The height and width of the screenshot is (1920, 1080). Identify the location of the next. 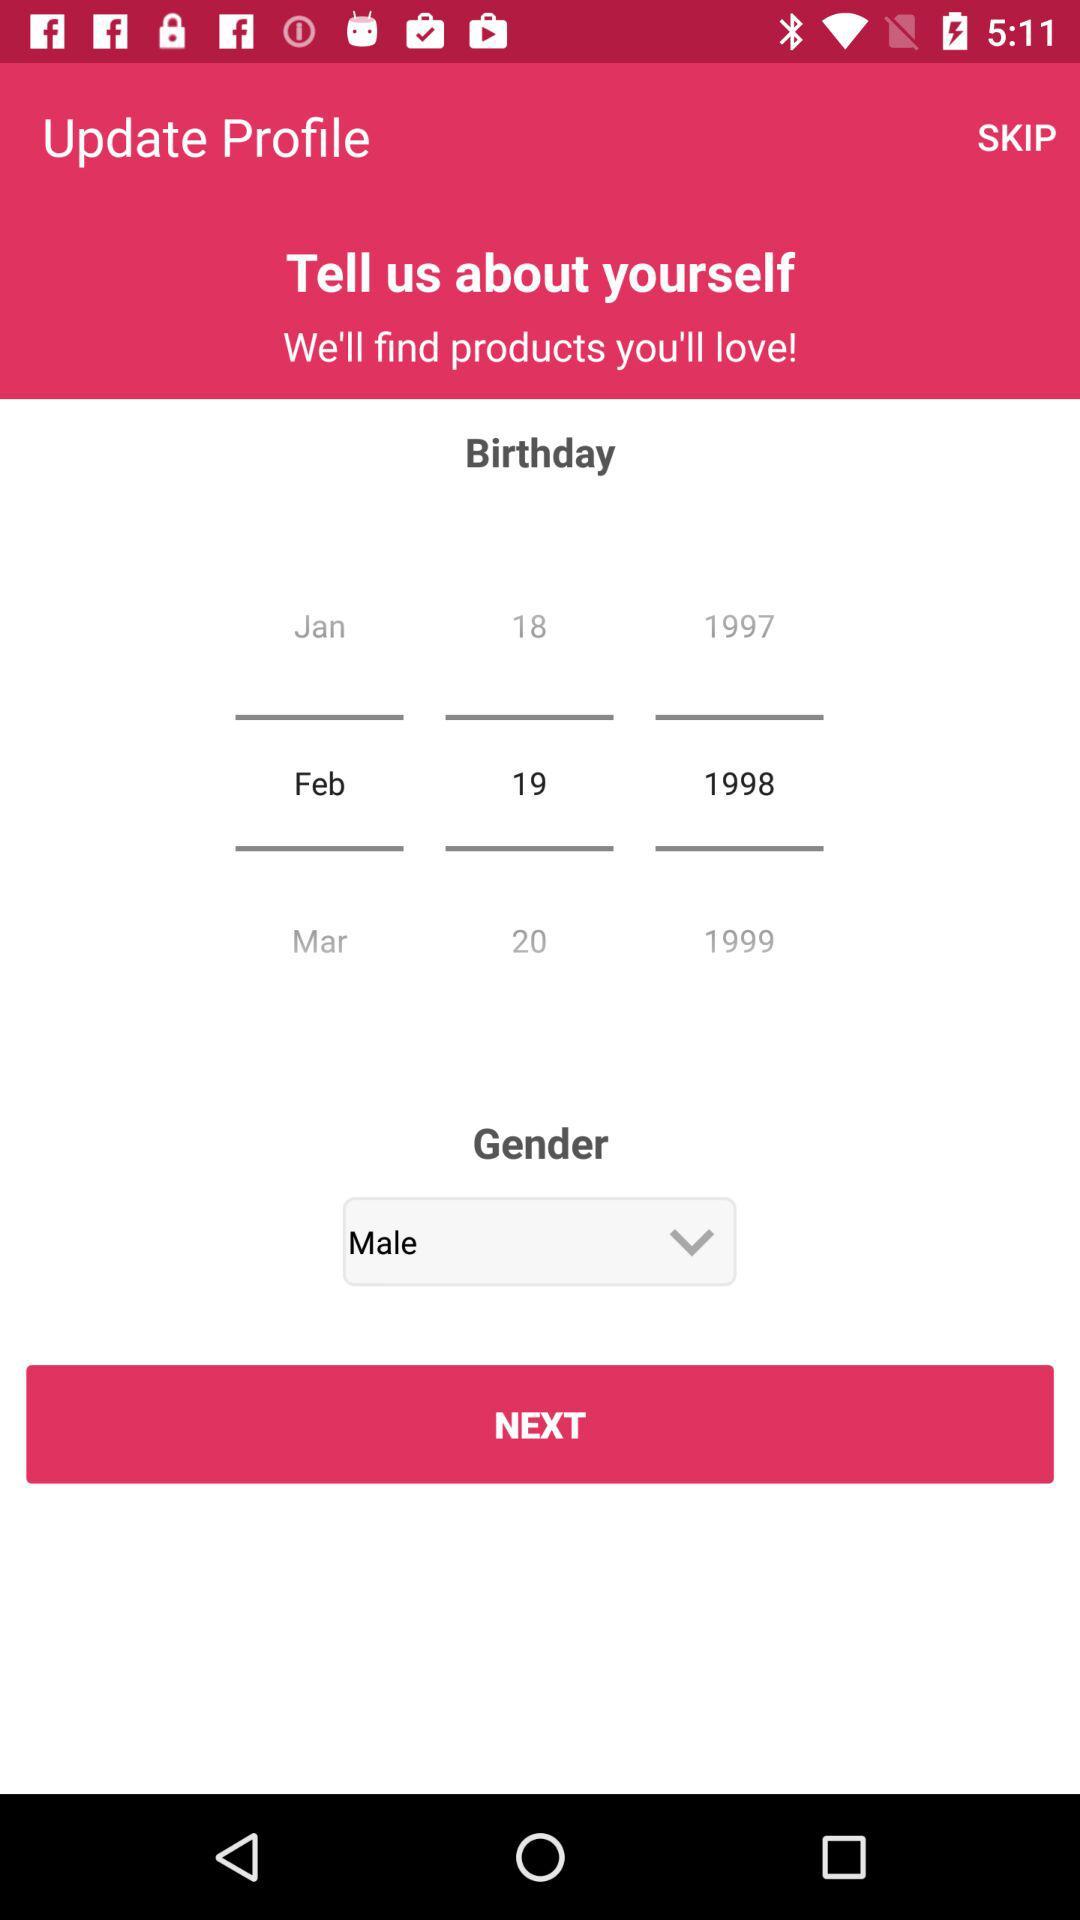
(540, 1423).